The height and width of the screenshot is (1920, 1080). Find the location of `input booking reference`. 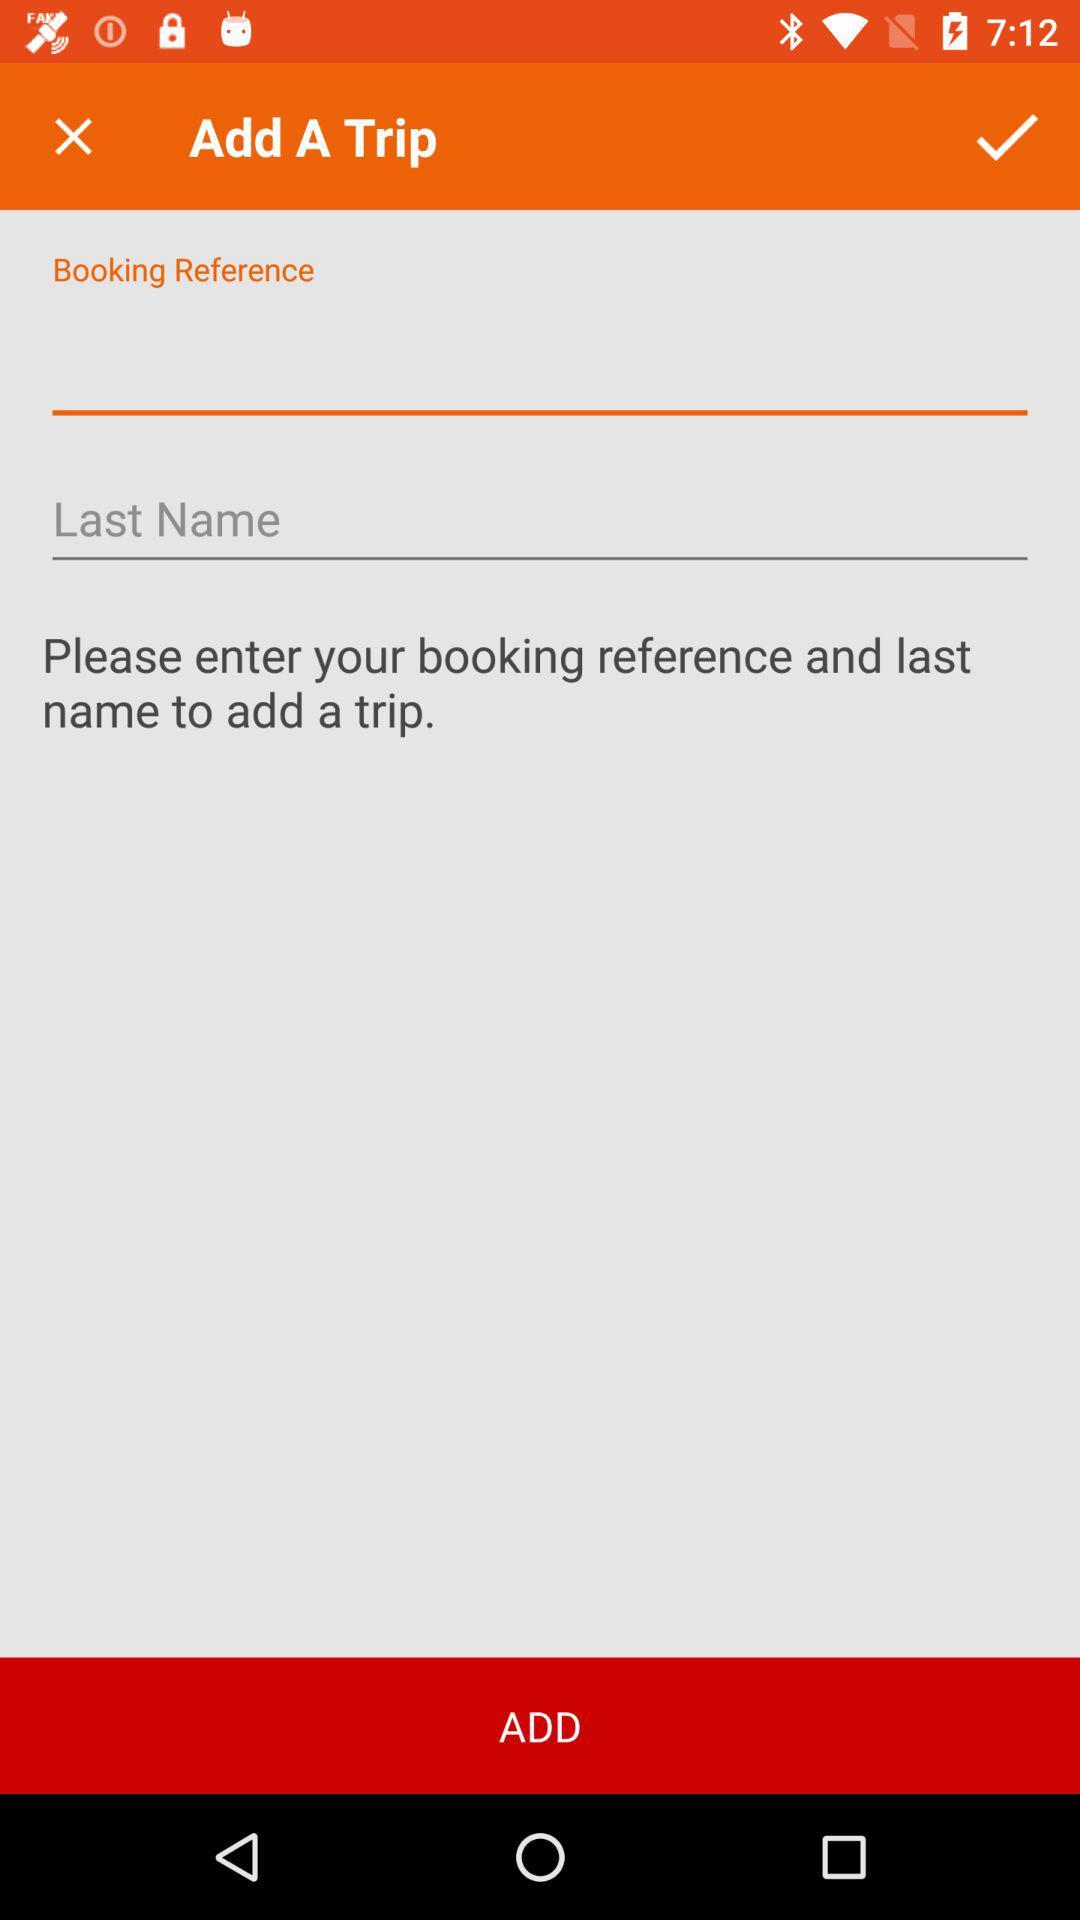

input booking reference is located at coordinates (540, 356).